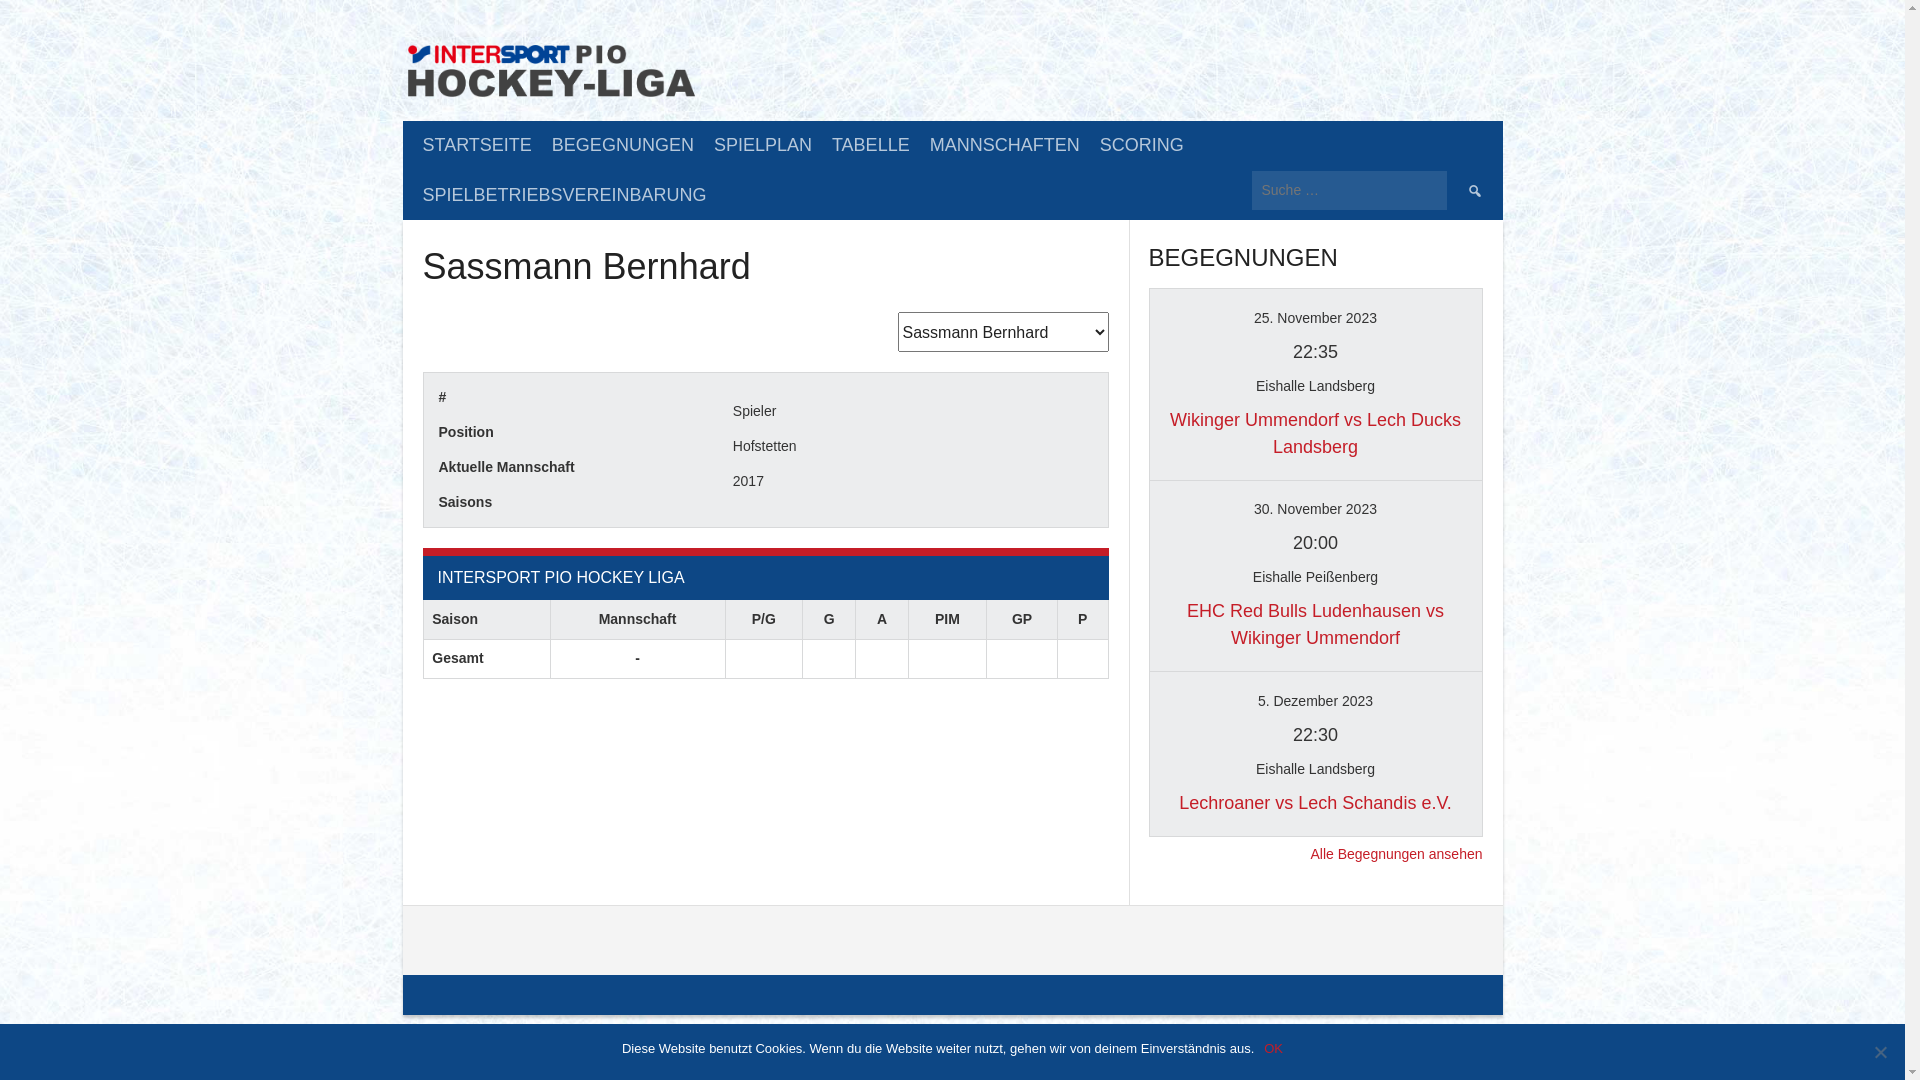  What do you see at coordinates (1262, 1048) in the screenshot?
I see `'OK'` at bounding box center [1262, 1048].